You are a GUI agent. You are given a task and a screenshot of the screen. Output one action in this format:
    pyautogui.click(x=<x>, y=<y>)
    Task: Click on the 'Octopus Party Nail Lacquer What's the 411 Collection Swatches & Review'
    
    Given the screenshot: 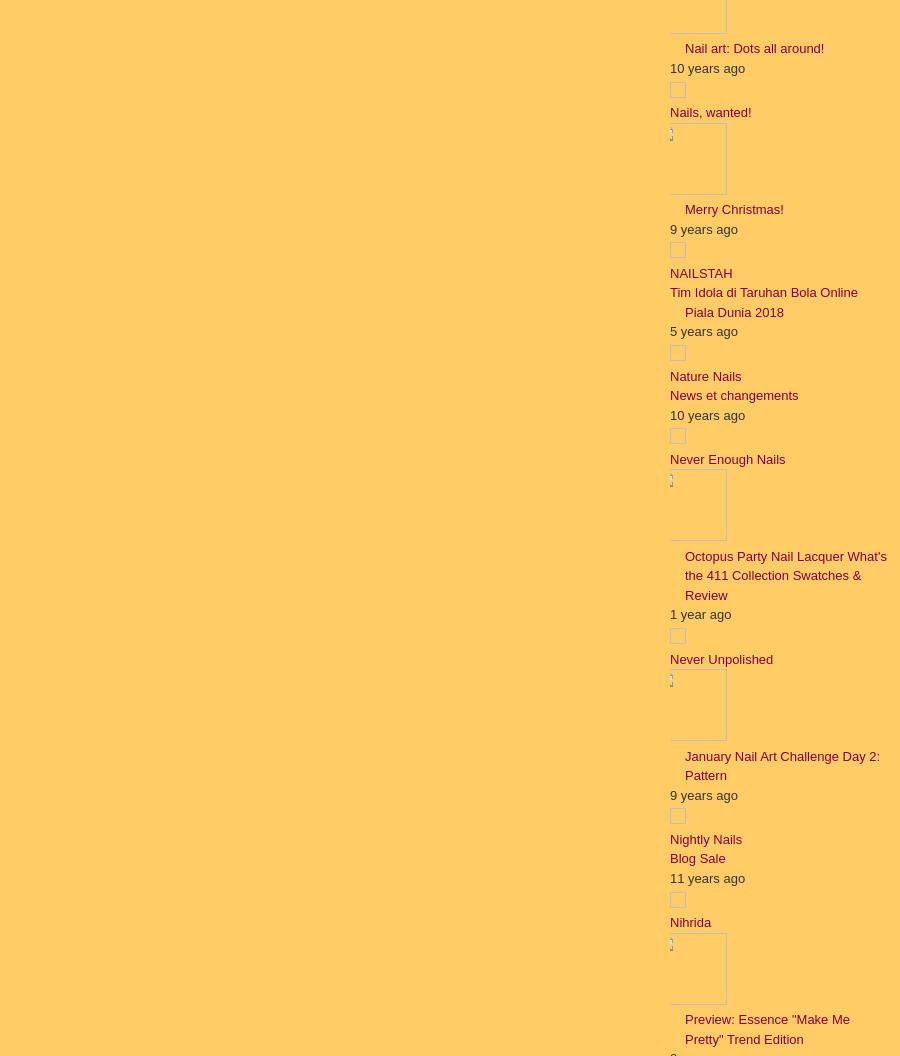 What is the action you would take?
    pyautogui.click(x=784, y=574)
    